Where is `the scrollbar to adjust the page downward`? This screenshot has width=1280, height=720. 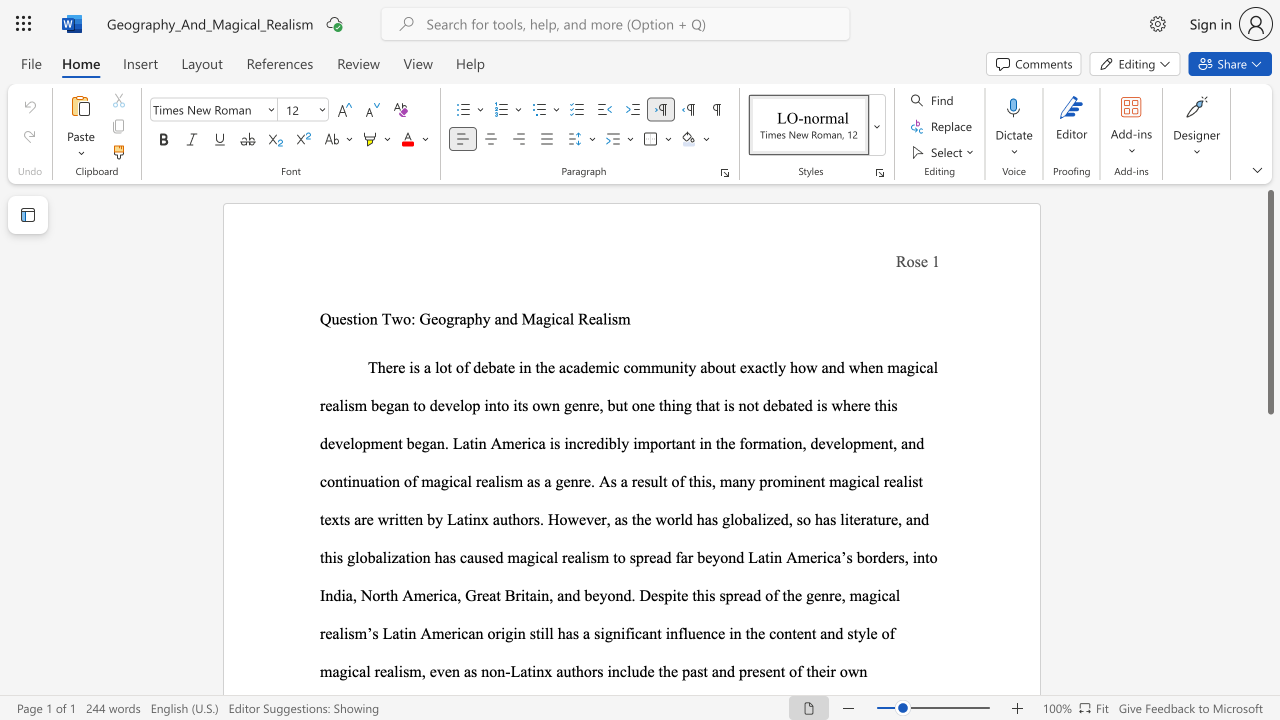 the scrollbar to adjust the page downward is located at coordinates (1269, 480).